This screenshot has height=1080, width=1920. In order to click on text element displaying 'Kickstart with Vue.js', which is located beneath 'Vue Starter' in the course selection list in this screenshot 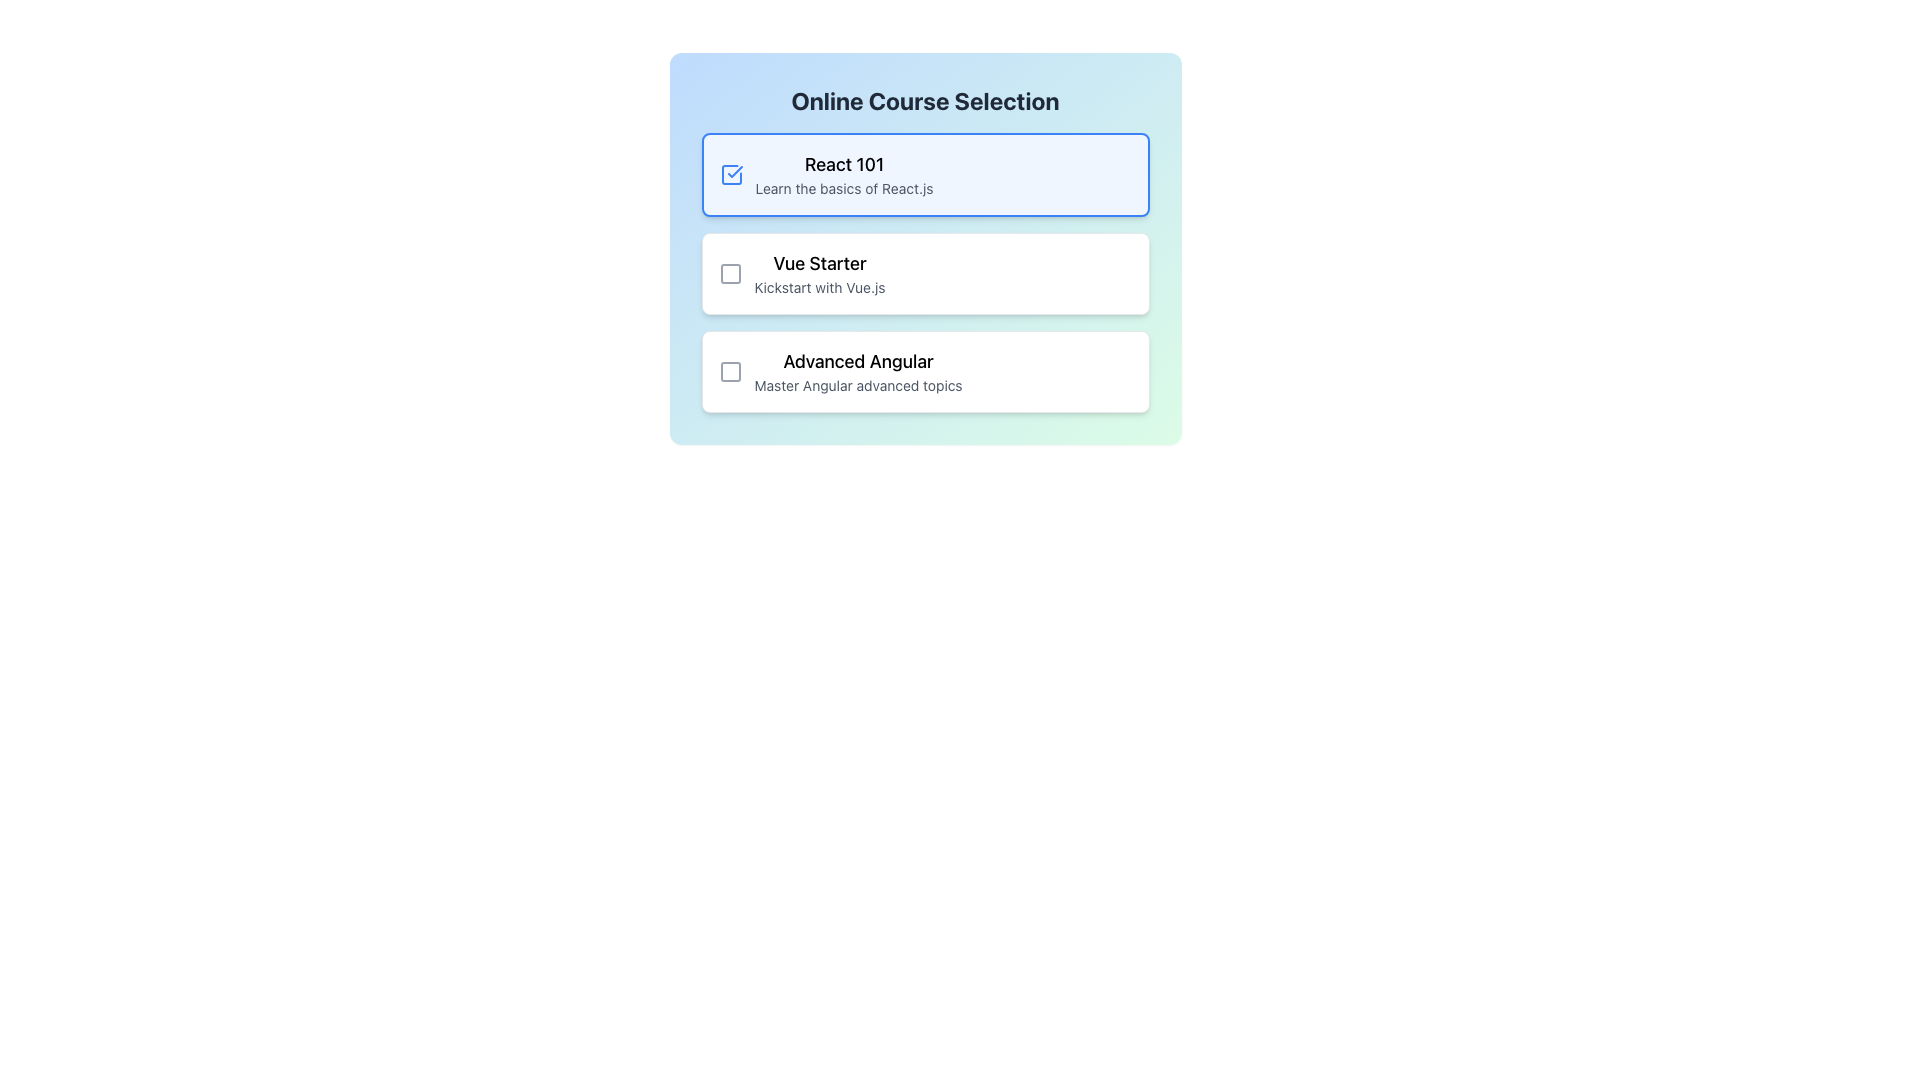, I will do `click(820, 288)`.